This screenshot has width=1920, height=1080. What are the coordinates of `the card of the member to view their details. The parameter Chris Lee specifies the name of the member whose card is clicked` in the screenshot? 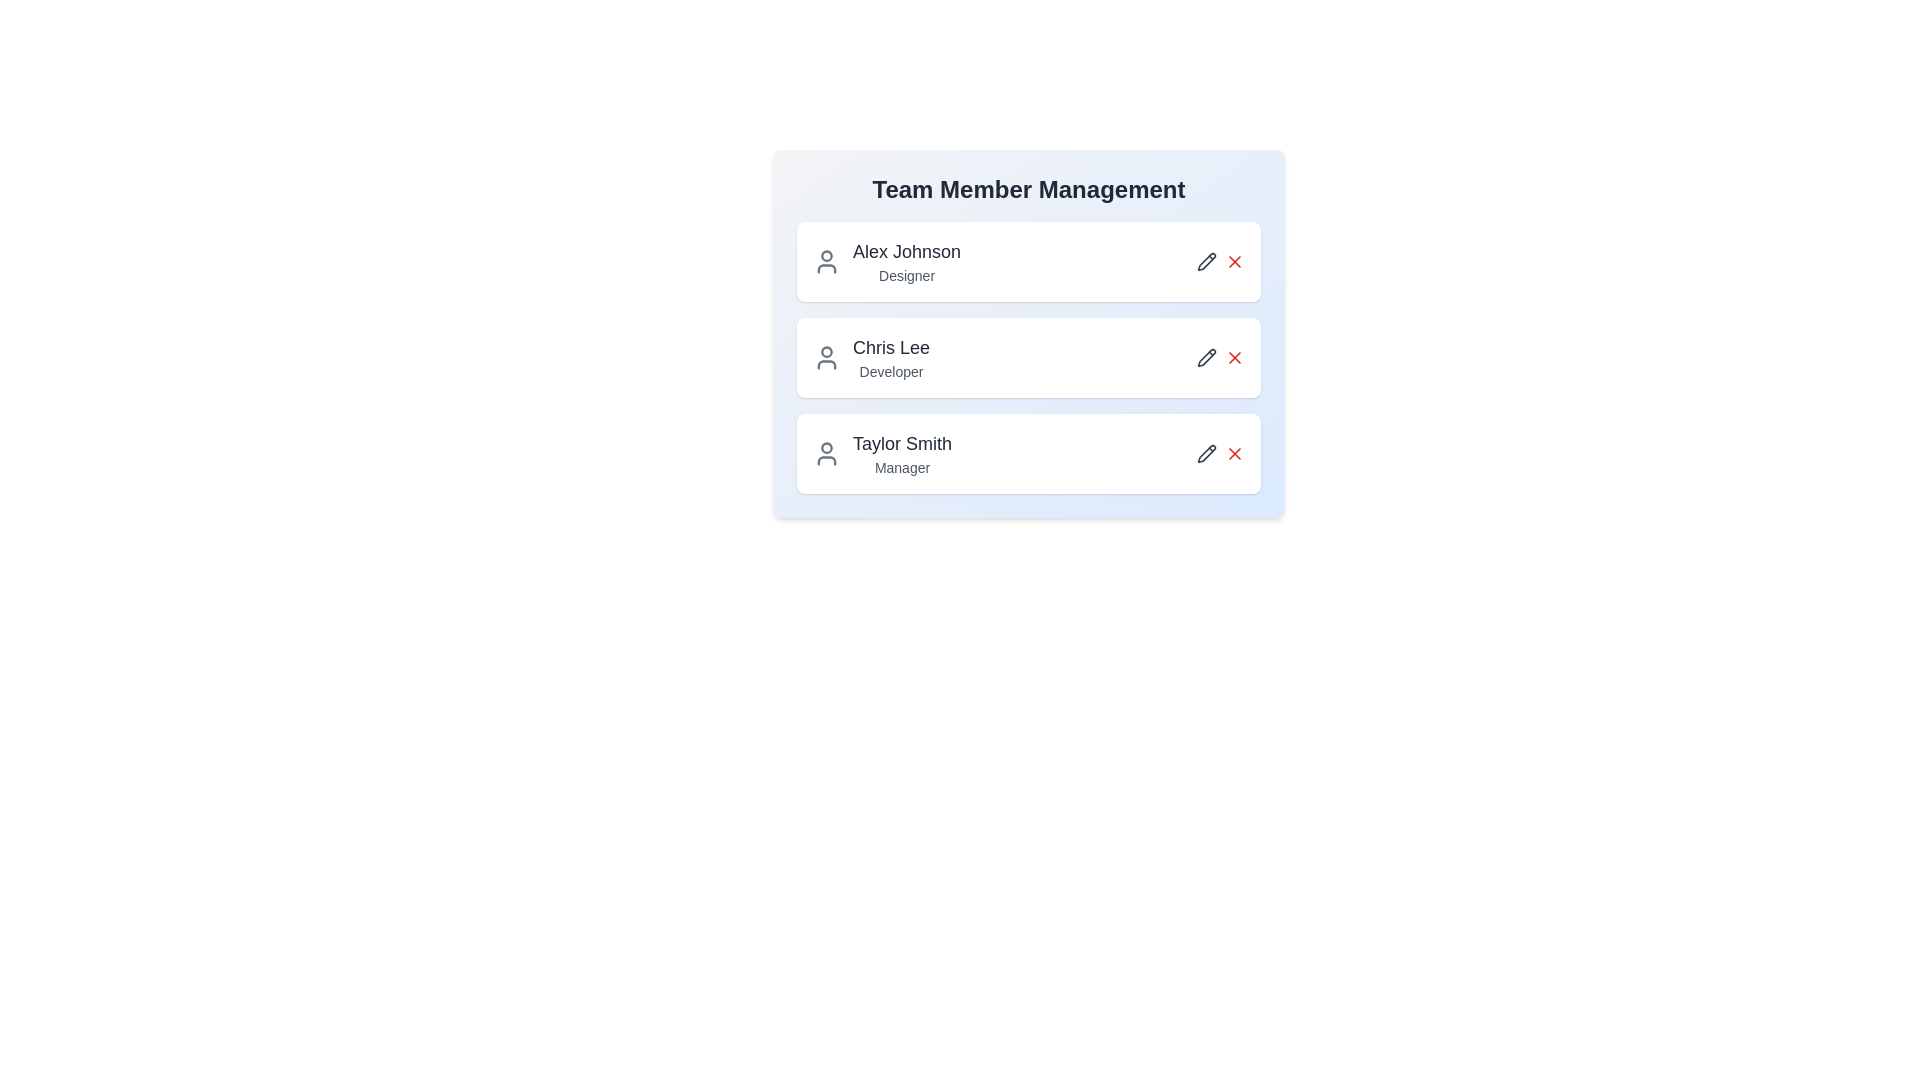 It's located at (1028, 357).